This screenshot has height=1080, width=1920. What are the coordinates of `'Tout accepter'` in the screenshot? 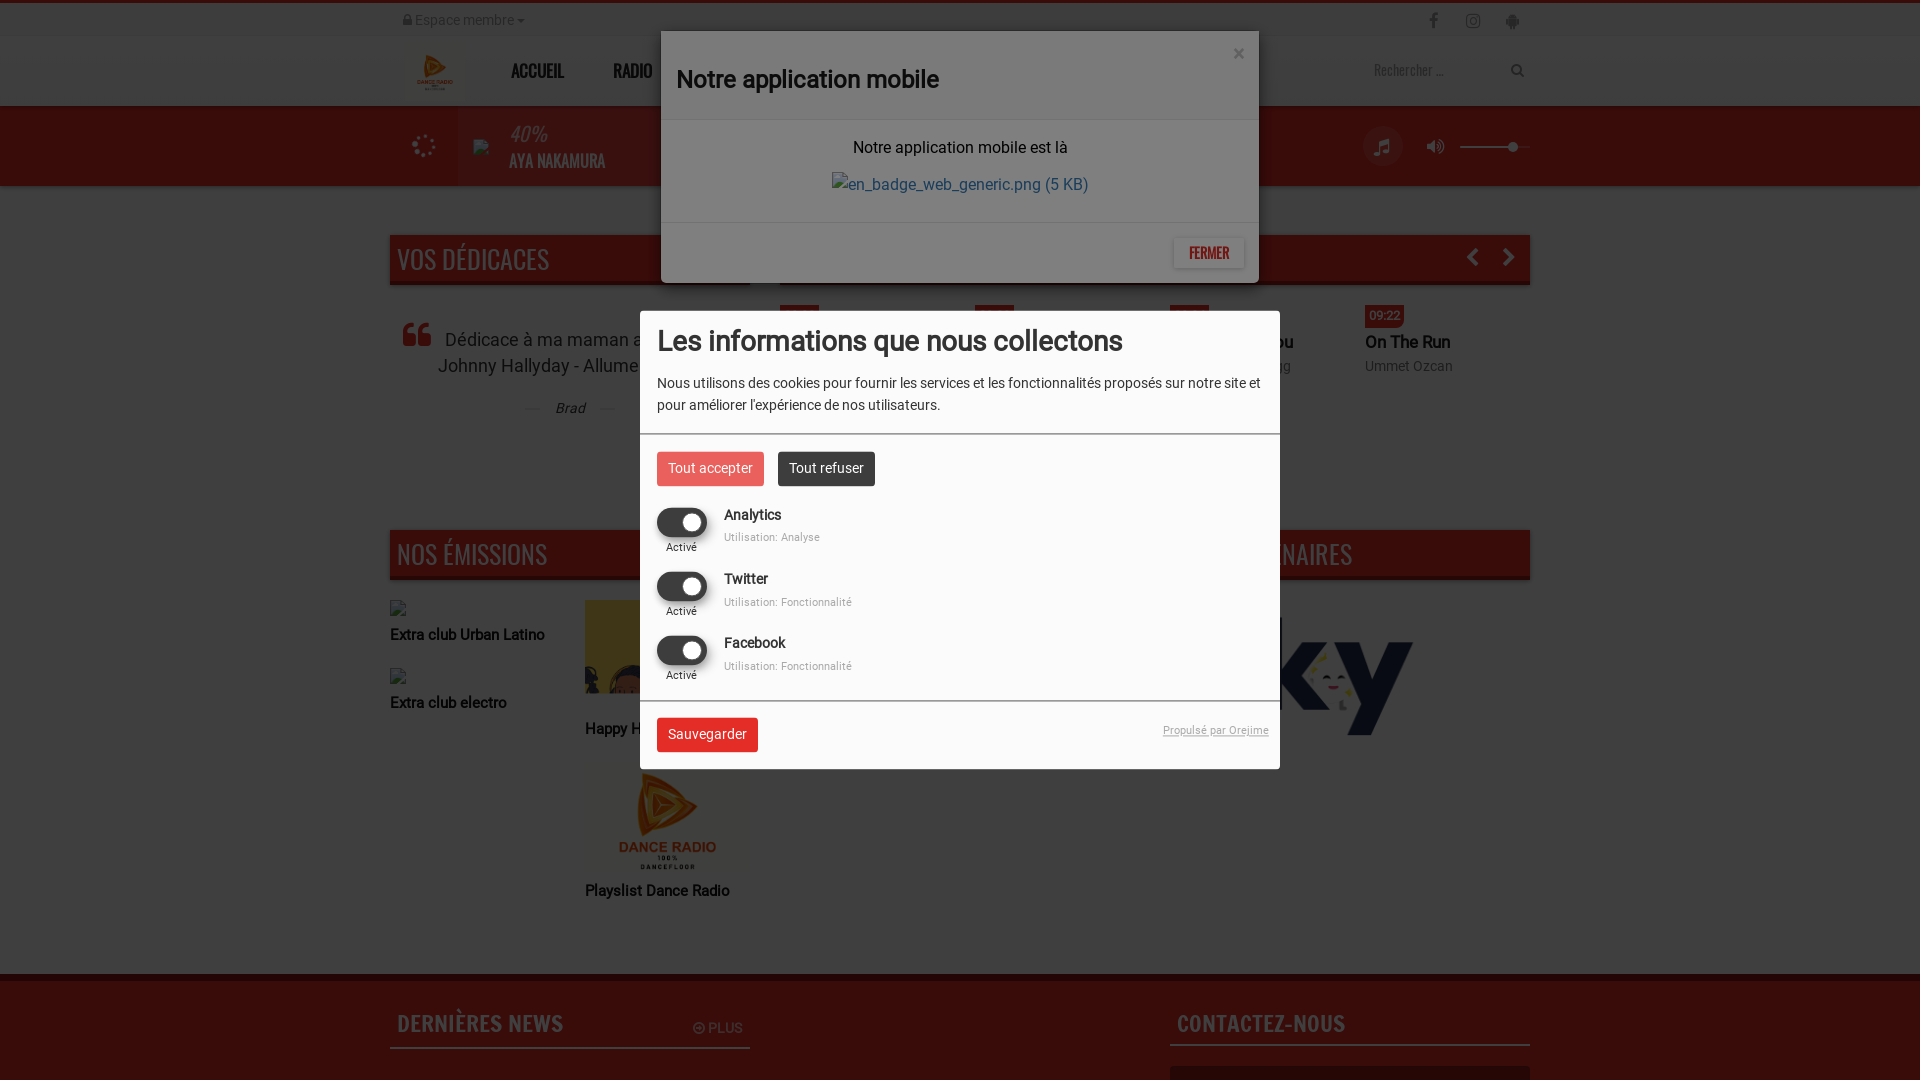 It's located at (710, 468).